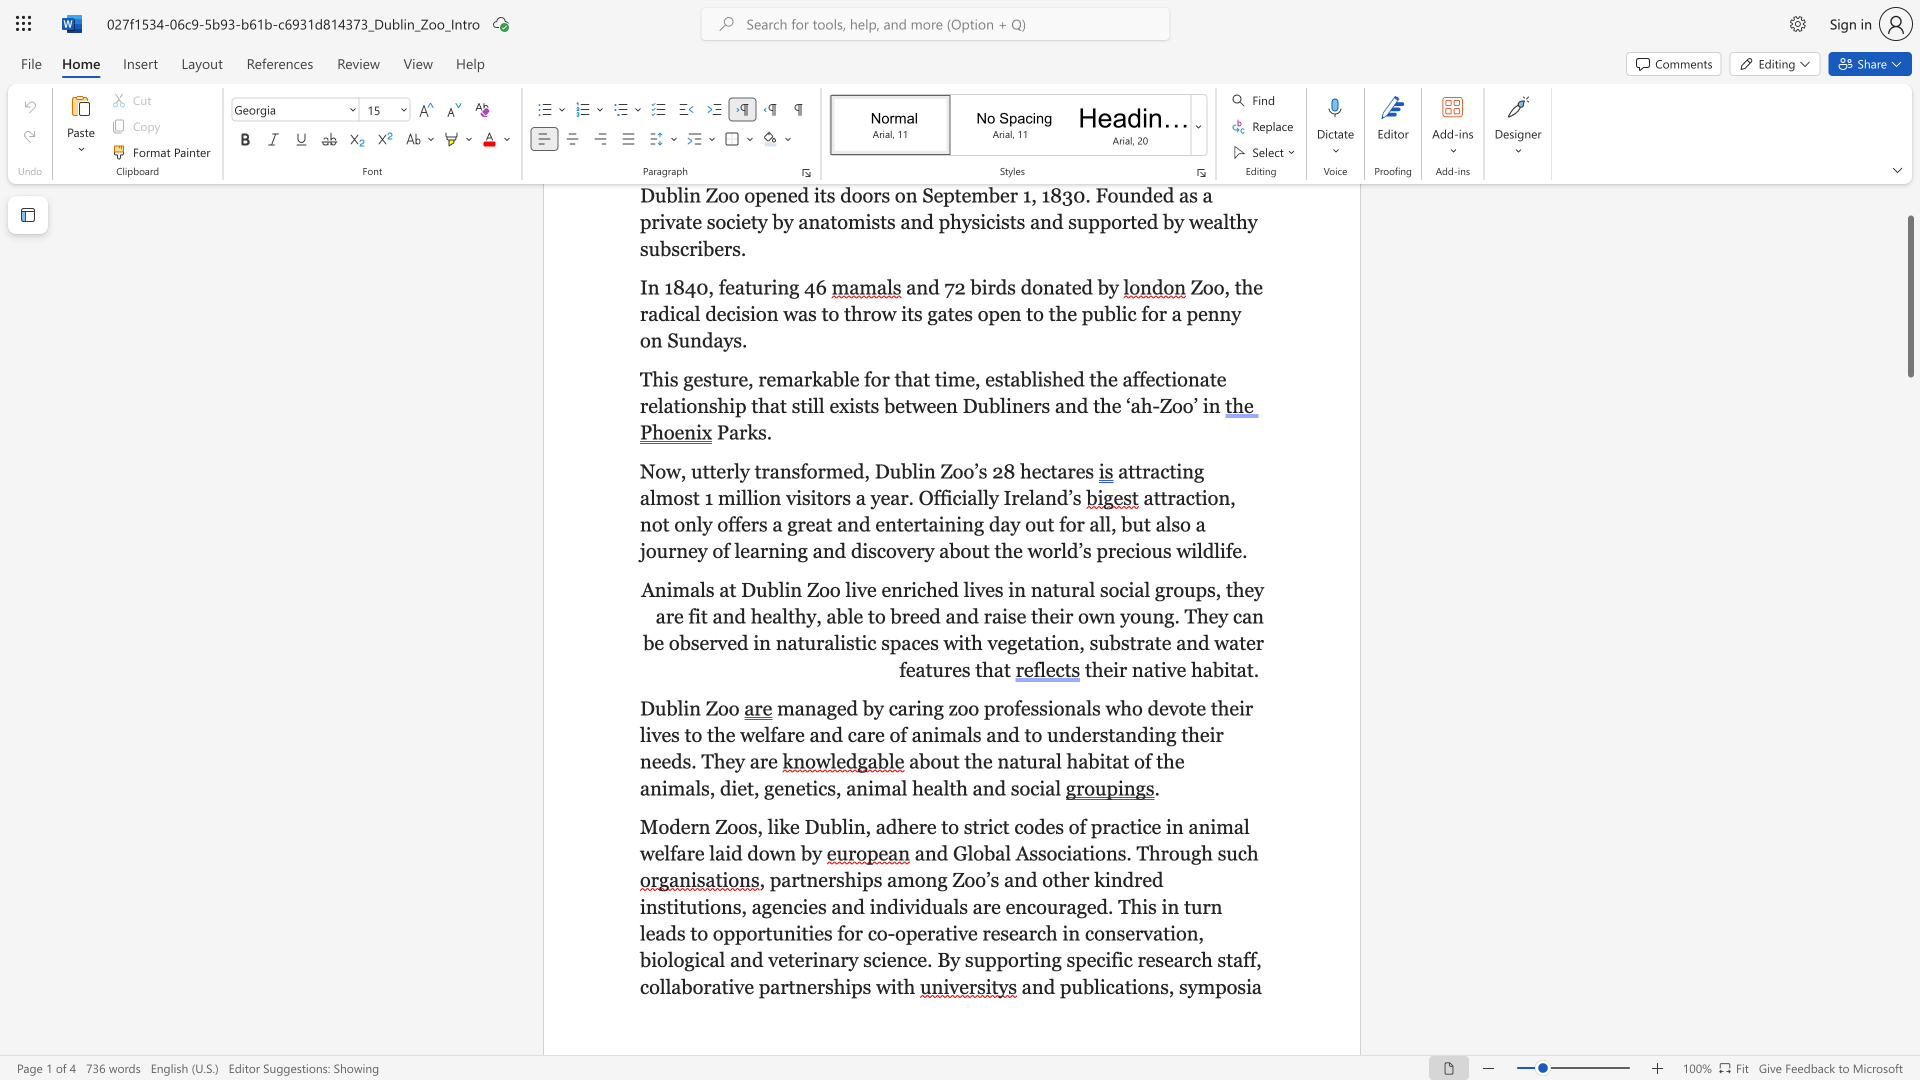 Image resolution: width=1920 pixels, height=1080 pixels. What do you see at coordinates (638, 471) in the screenshot?
I see `the subset text "Now, utterly transformed, Dubli" within the text "Now, utterly transformed, Dublin Zoo’s 28 hectares"` at bounding box center [638, 471].